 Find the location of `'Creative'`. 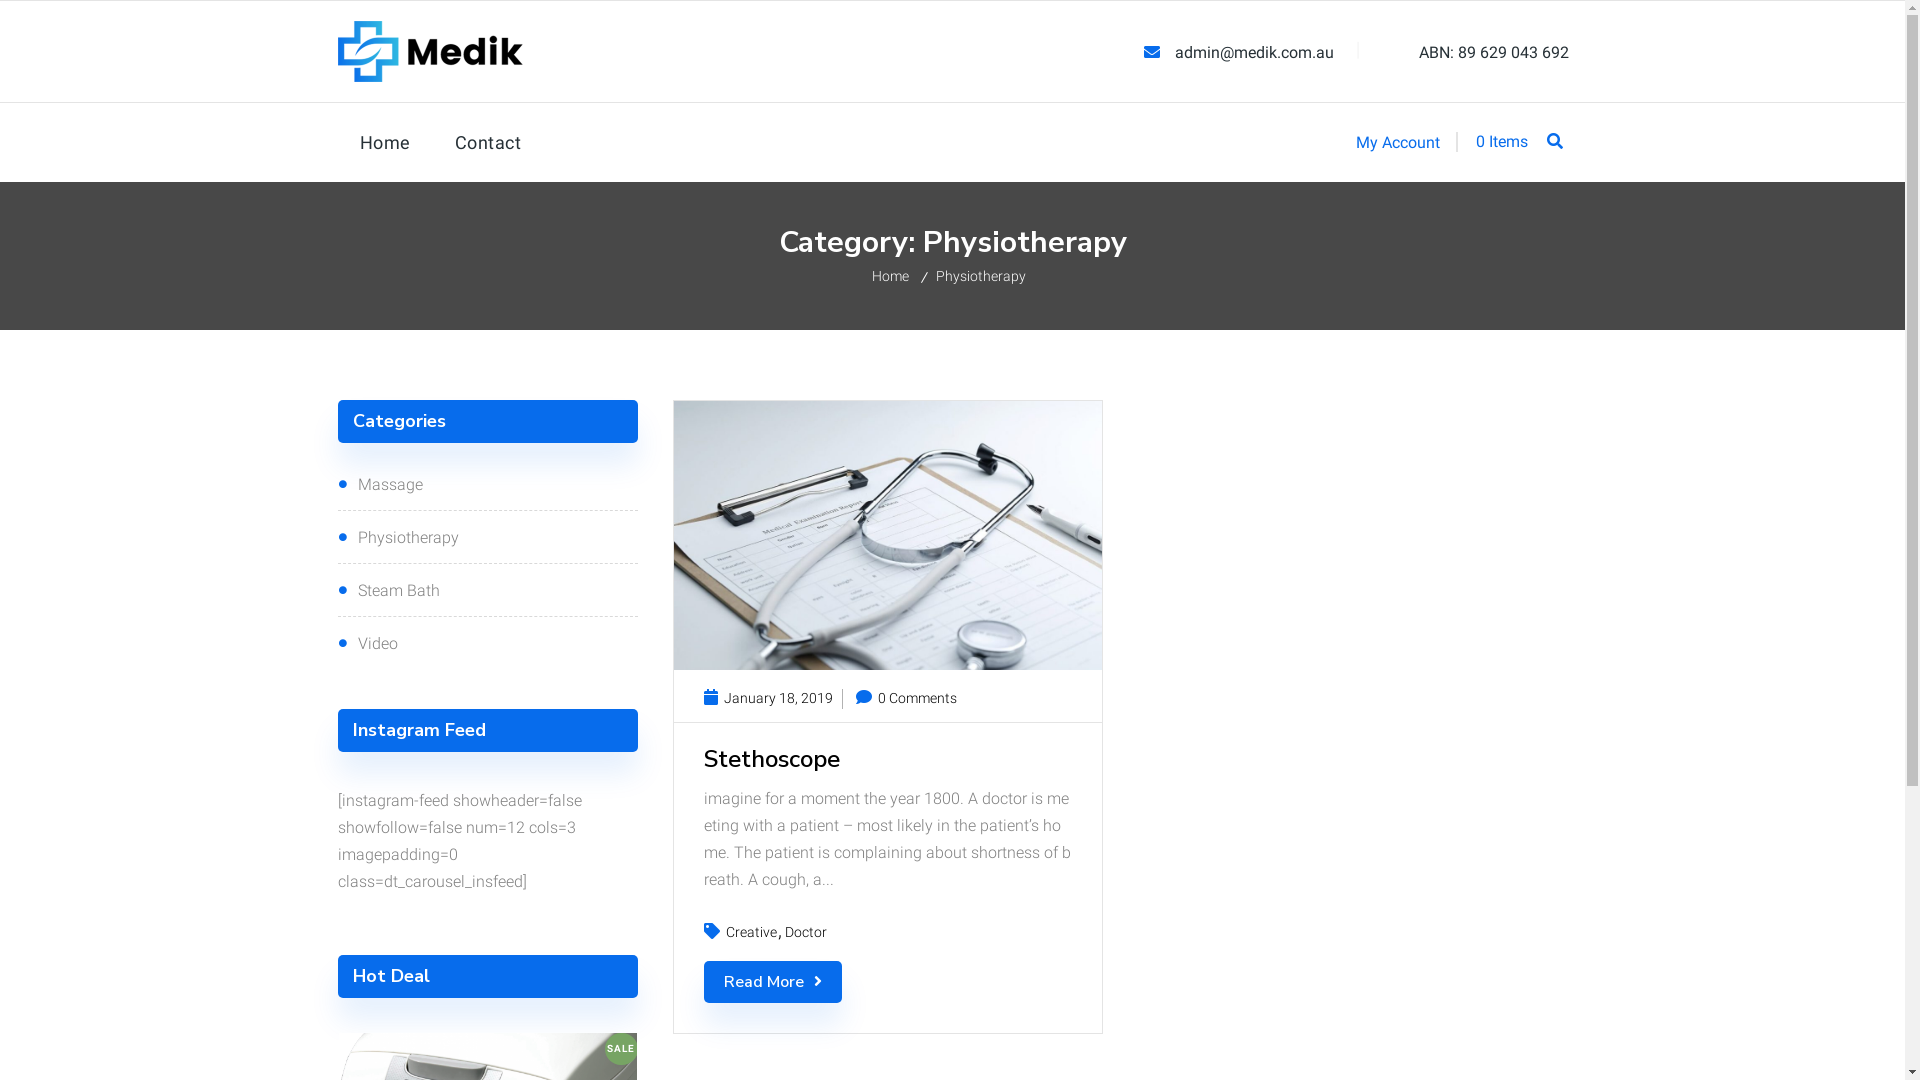

'Creative' is located at coordinates (752, 932).